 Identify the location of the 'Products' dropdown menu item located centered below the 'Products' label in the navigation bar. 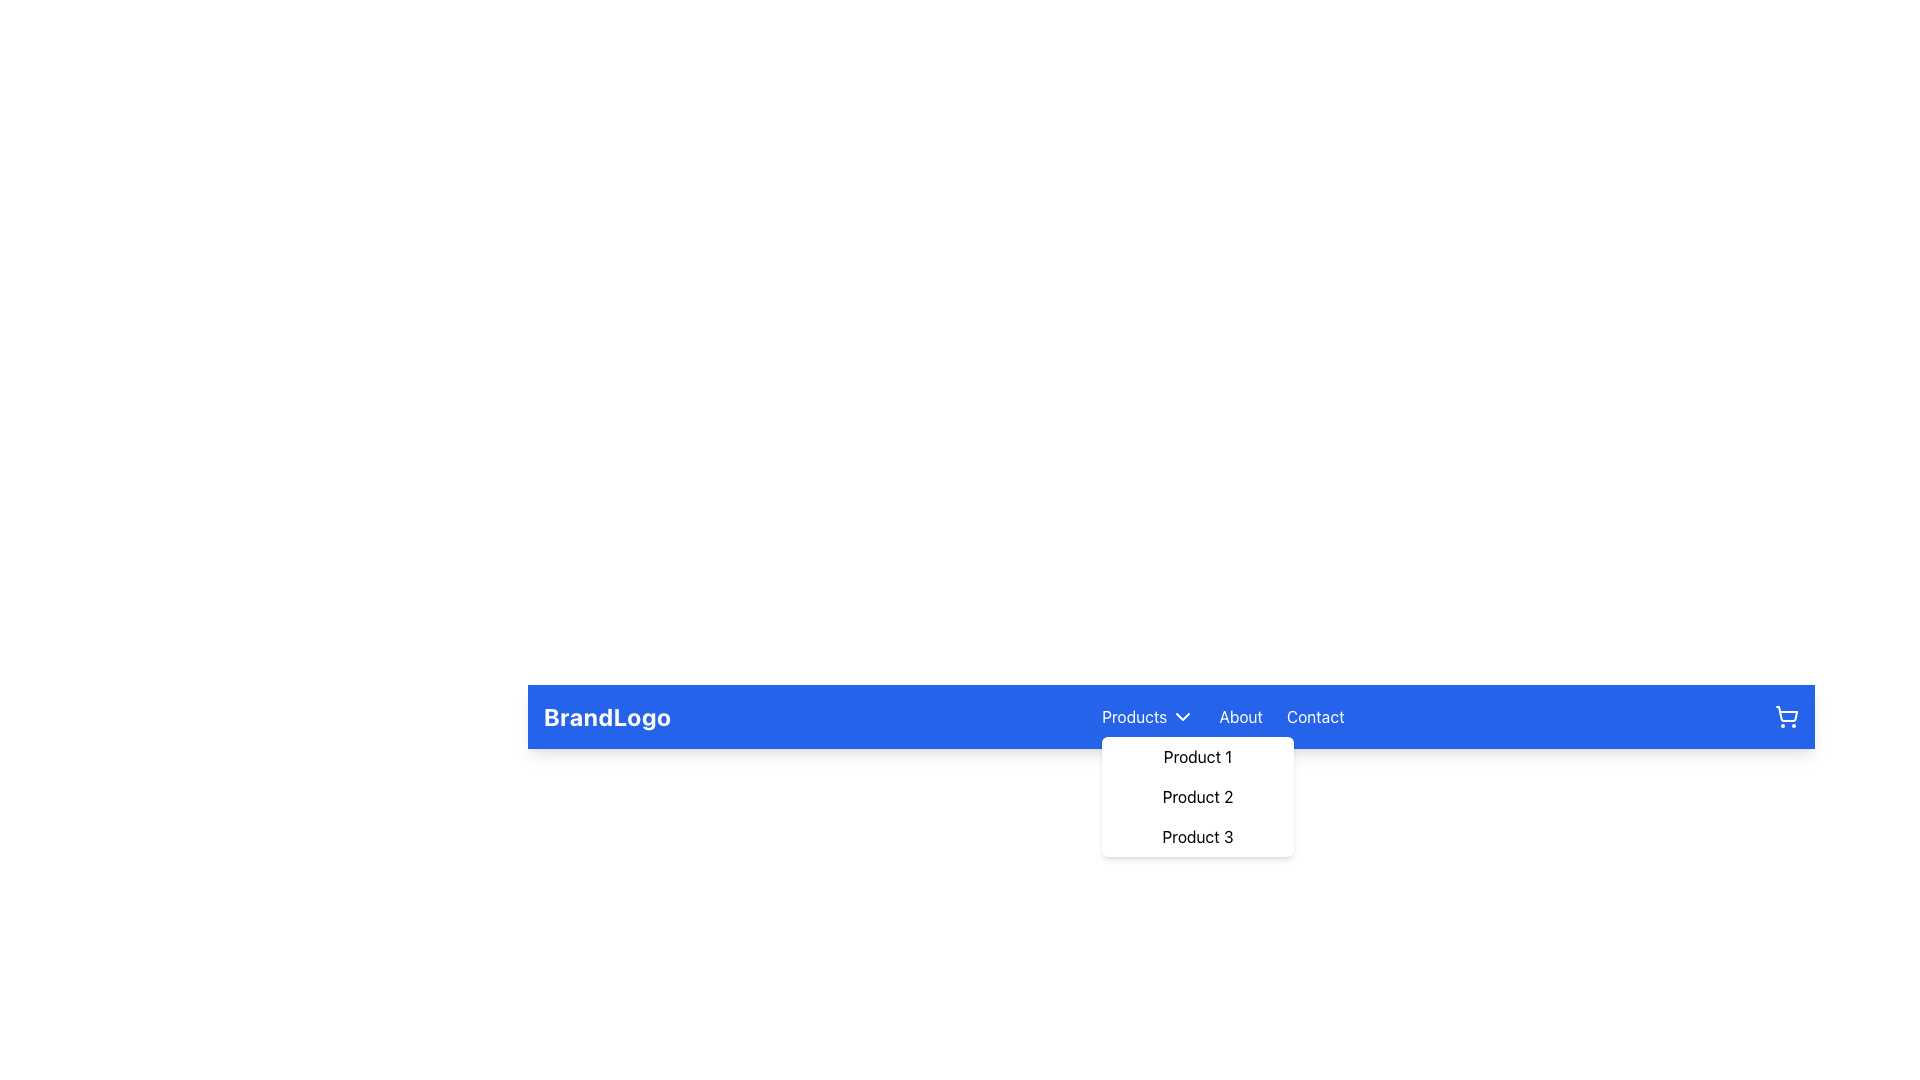
(1198, 796).